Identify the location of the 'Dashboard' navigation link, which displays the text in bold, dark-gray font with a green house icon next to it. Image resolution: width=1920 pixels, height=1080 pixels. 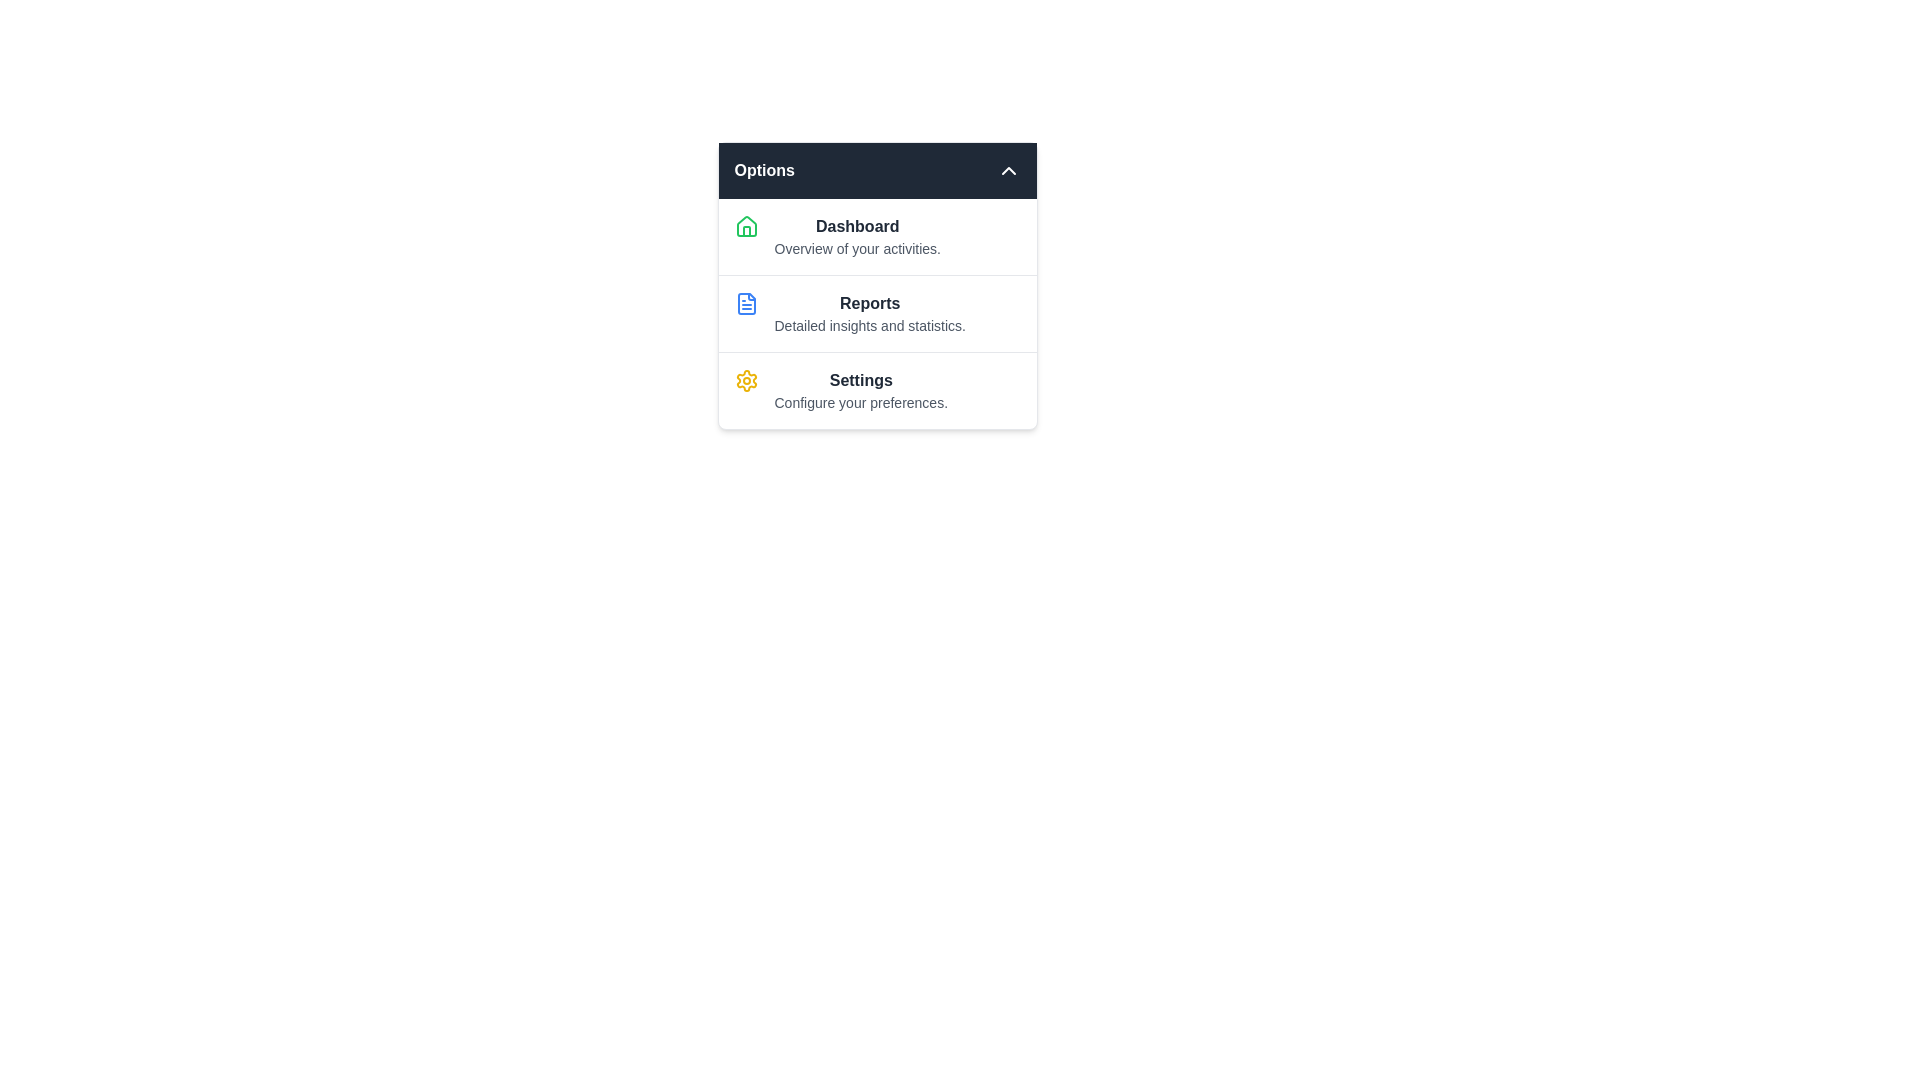
(877, 235).